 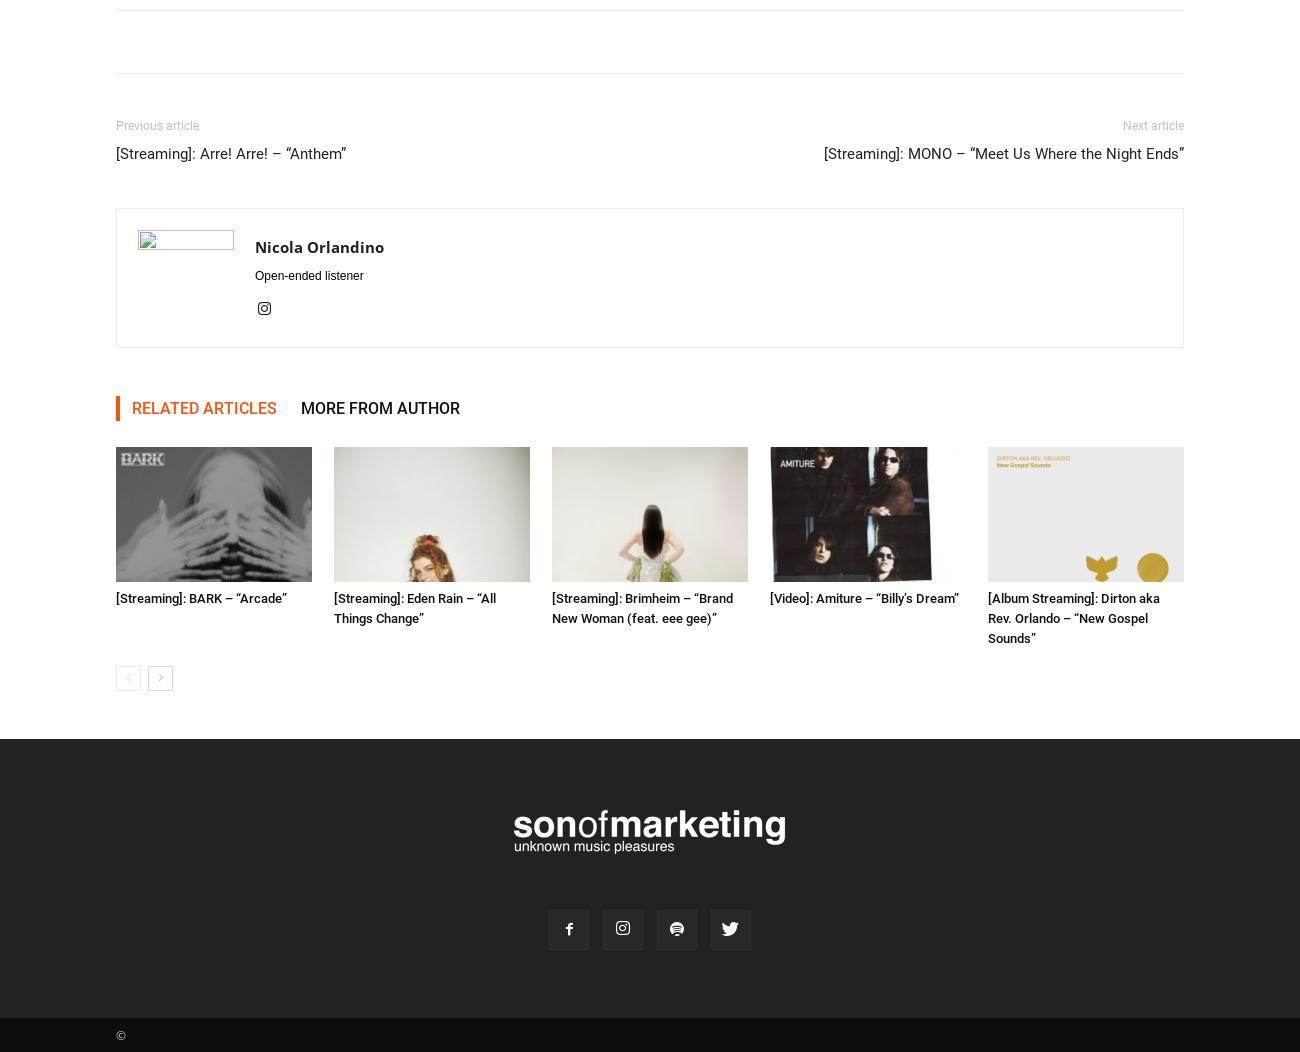 What do you see at coordinates (204, 407) in the screenshot?
I see `'RELATED ARTICLES'` at bounding box center [204, 407].